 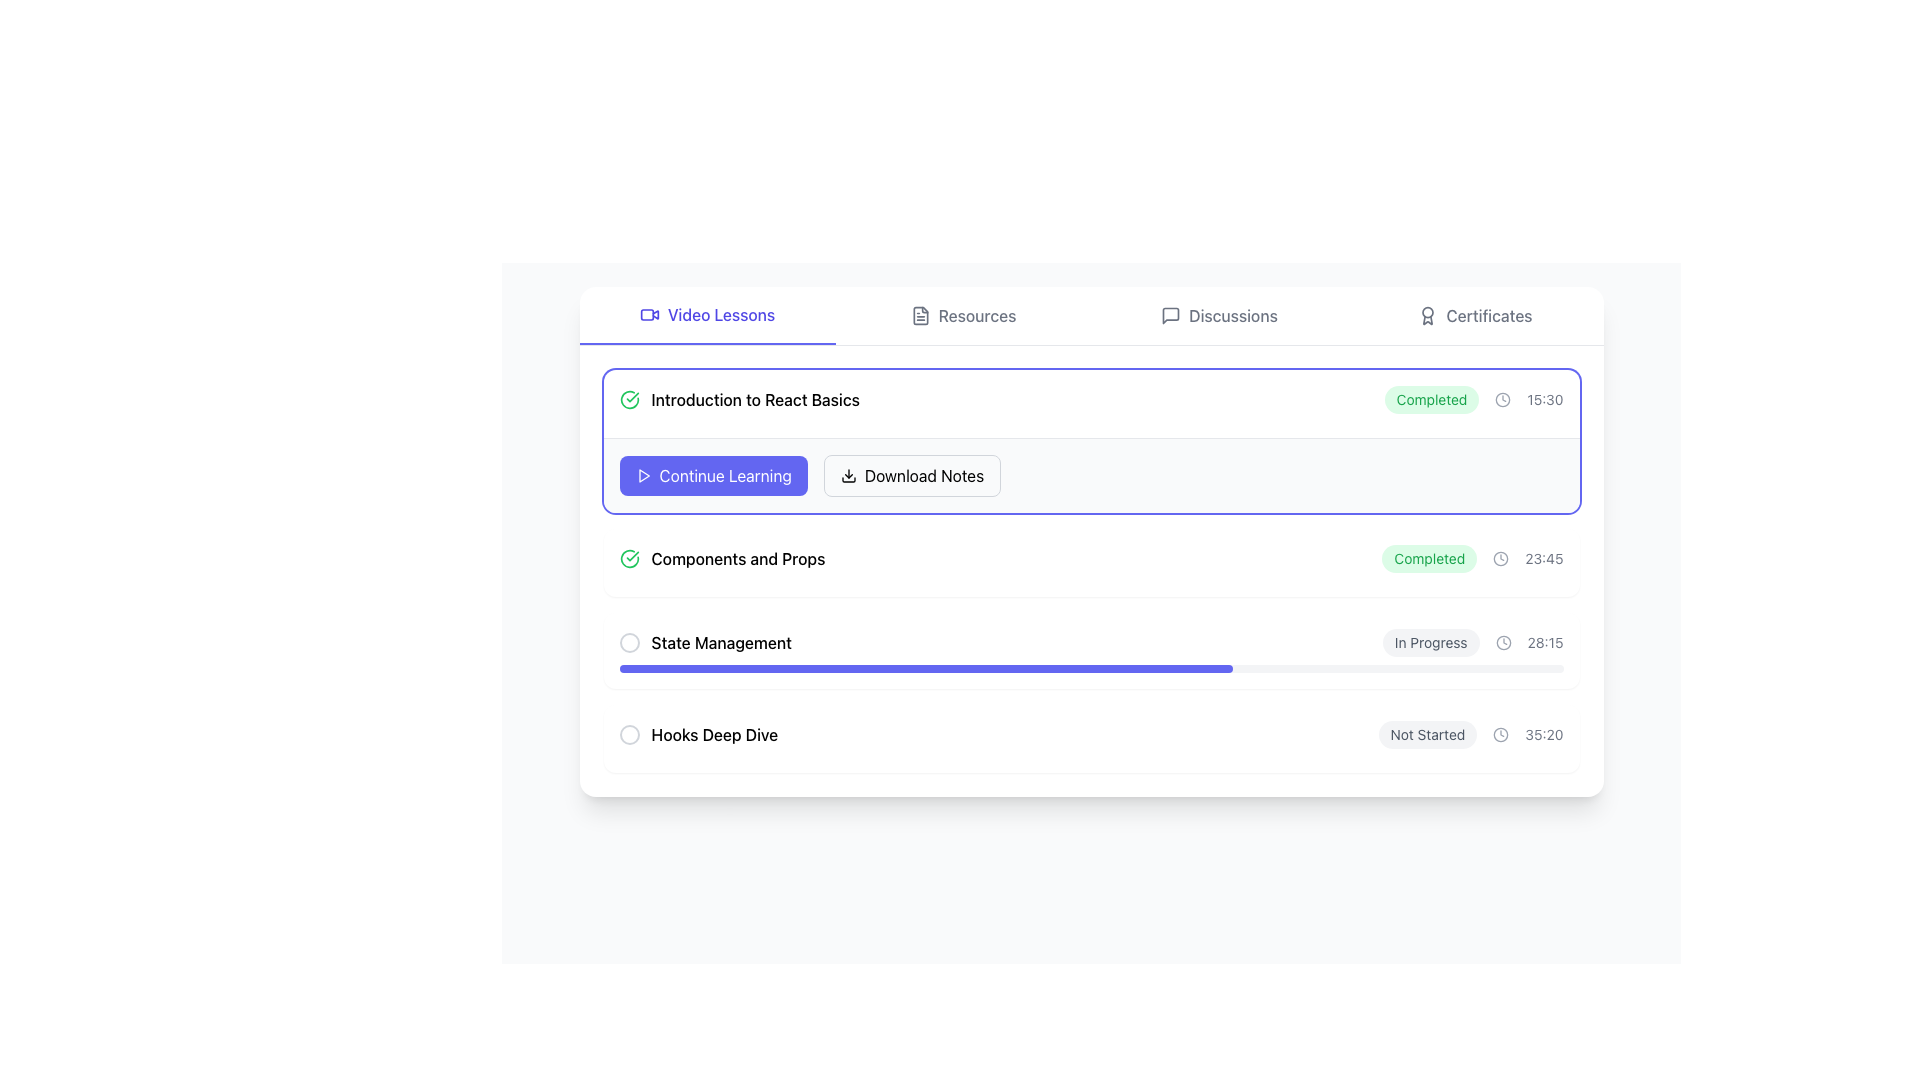 What do you see at coordinates (1491, 732) in the screenshot?
I see `the circular element at a specified angle 172 (in degrees) from the positive x-axis` at bounding box center [1491, 732].